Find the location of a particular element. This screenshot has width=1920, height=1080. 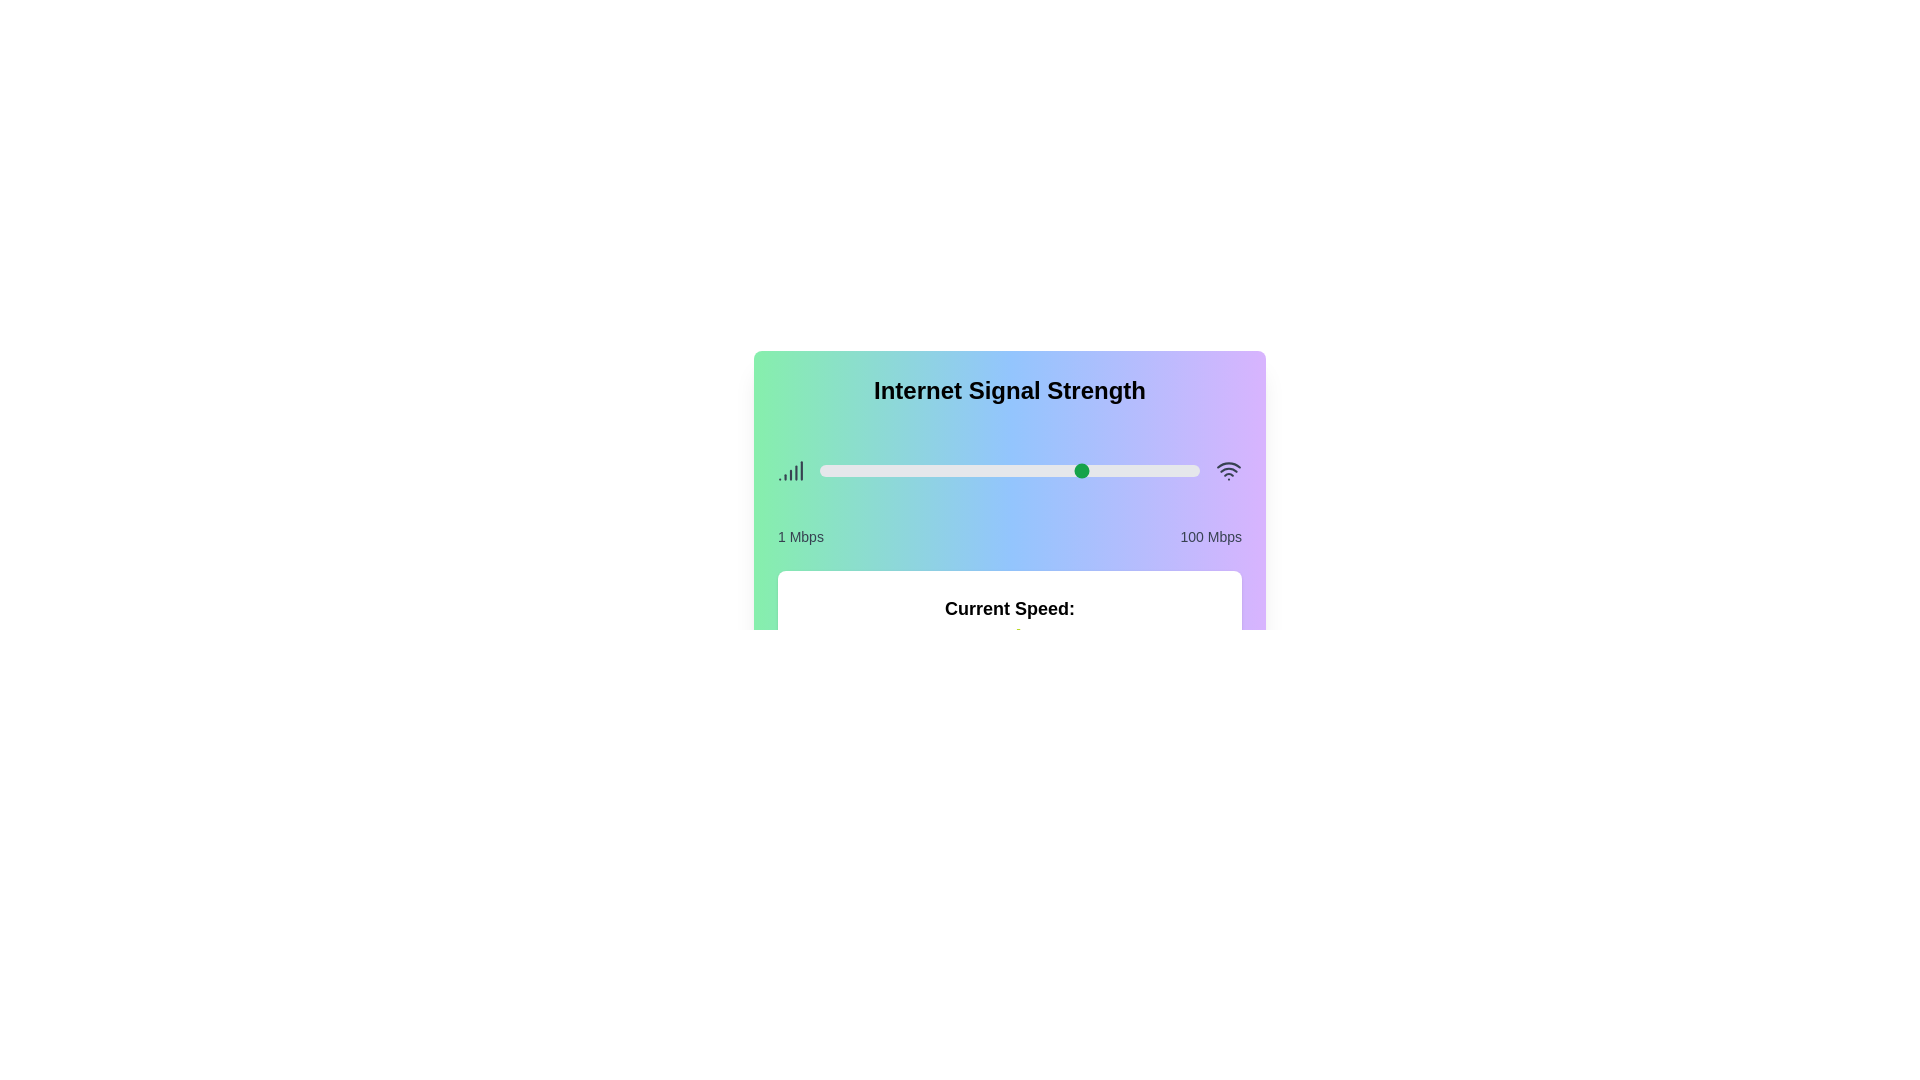

the signal strength slider to 81 percentage is located at coordinates (1127, 470).